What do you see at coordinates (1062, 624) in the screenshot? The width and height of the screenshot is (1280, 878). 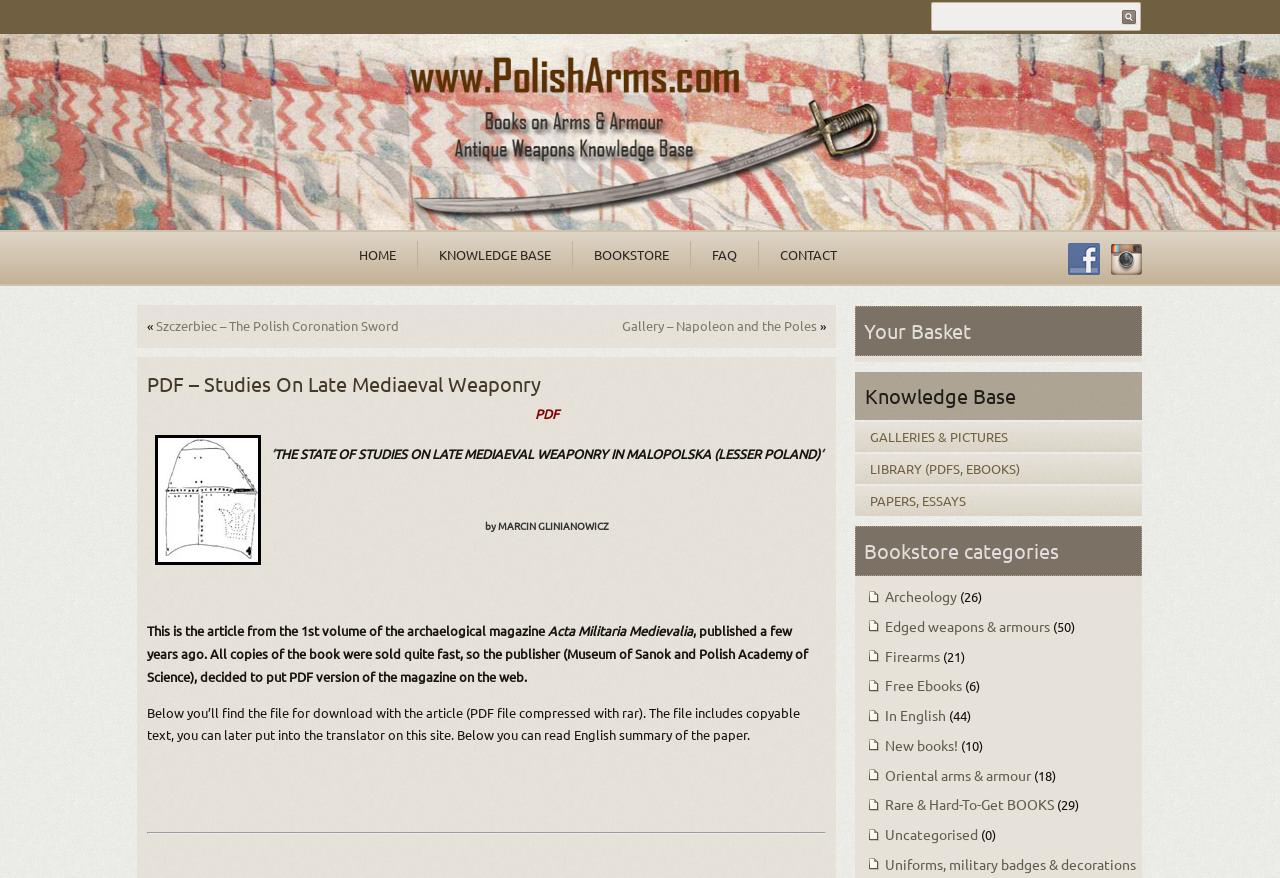 I see `'(50)'` at bounding box center [1062, 624].